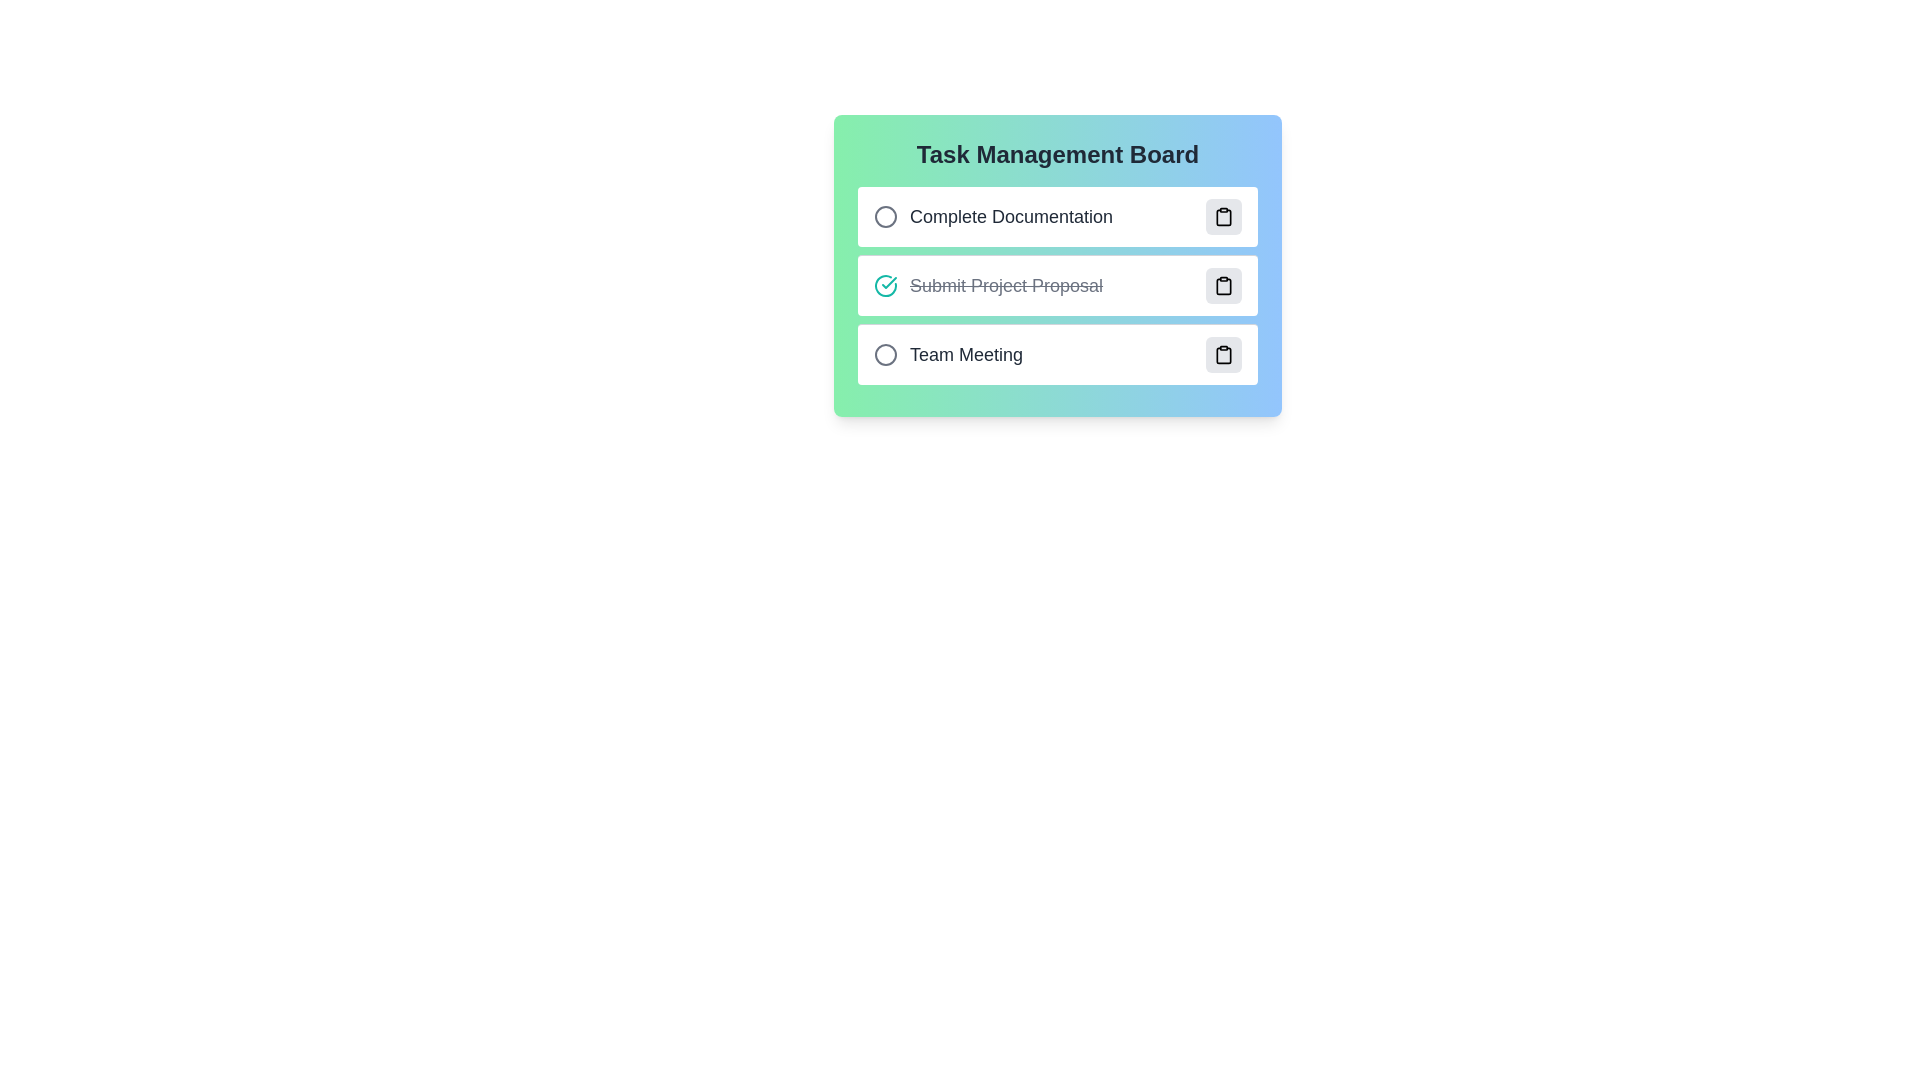 This screenshot has width=1920, height=1080. What do you see at coordinates (1223, 353) in the screenshot?
I see `action button associated with the task titled 'Team Meeting' to toggle its completion status` at bounding box center [1223, 353].